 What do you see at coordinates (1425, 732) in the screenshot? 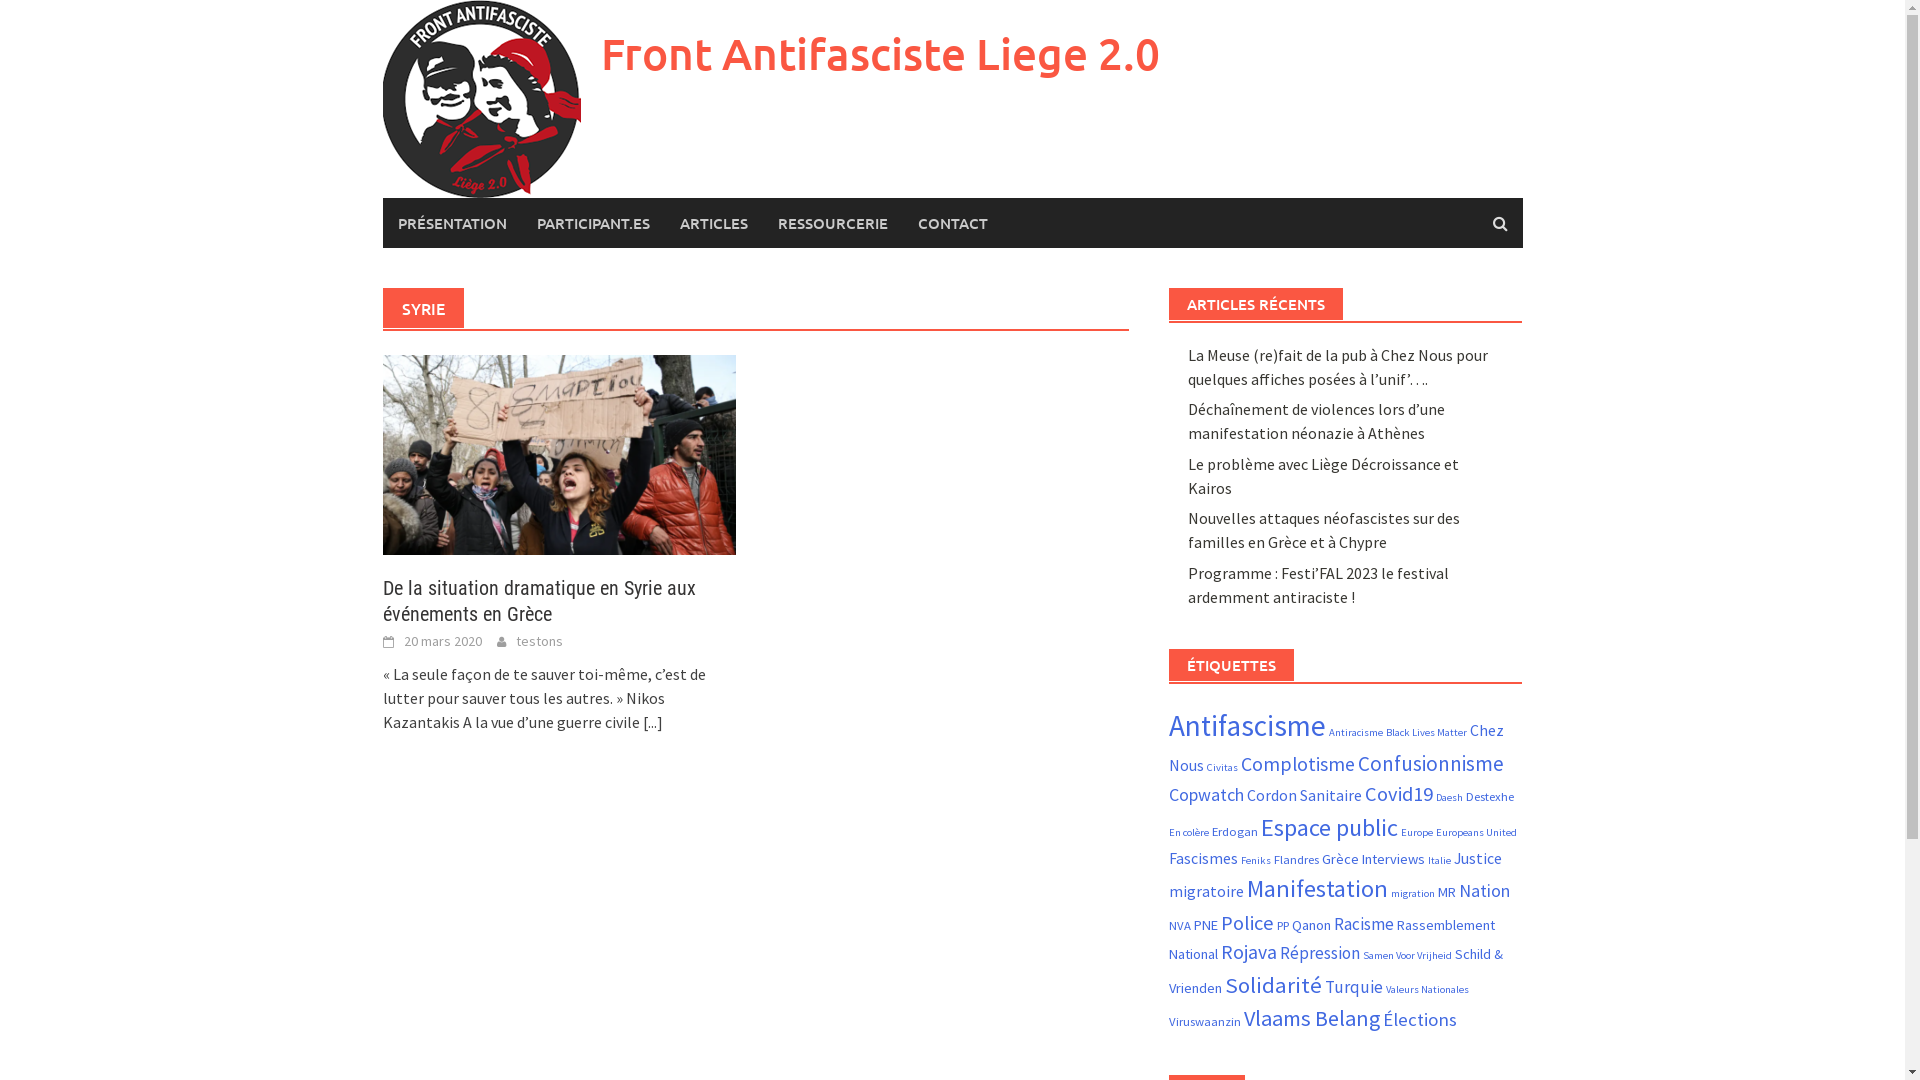
I see `'Black Lives Matter'` at bounding box center [1425, 732].